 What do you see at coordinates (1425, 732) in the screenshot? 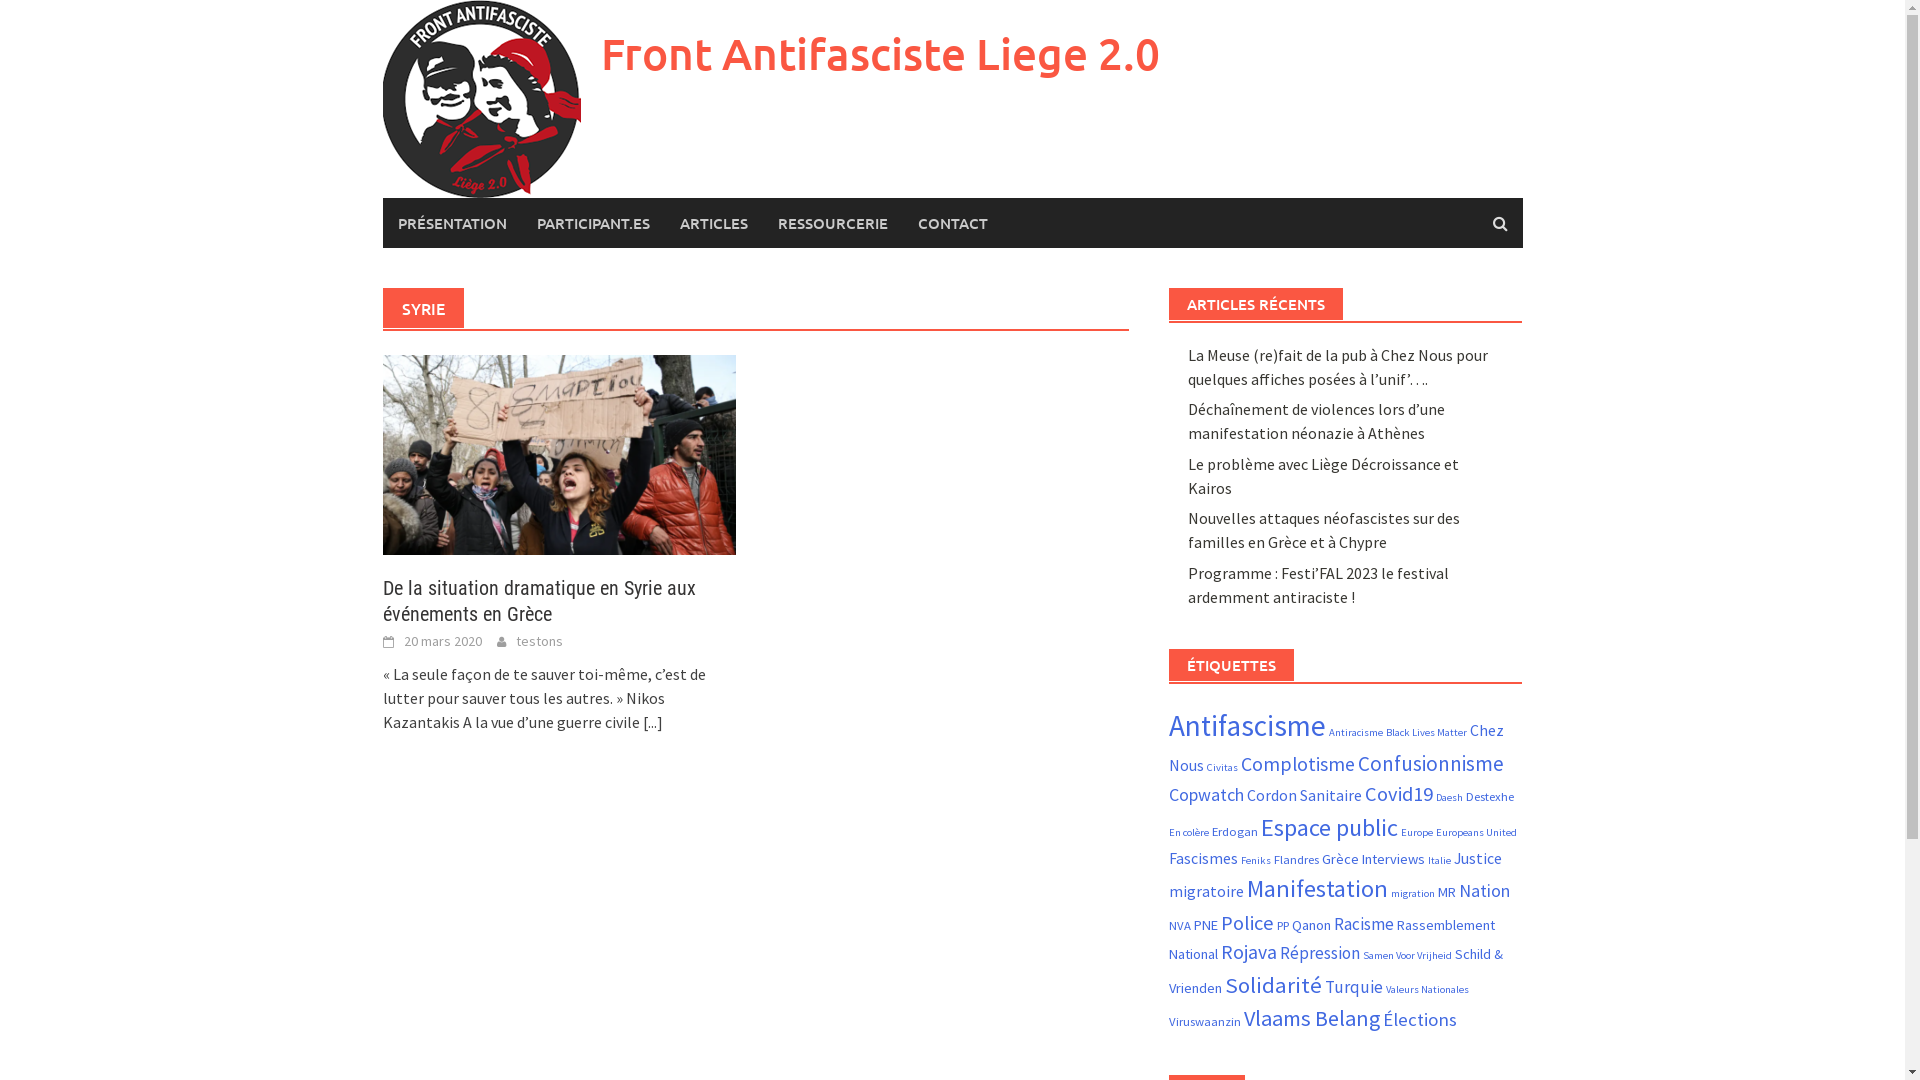
I see `'Black Lives Matter'` at bounding box center [1425, 732].